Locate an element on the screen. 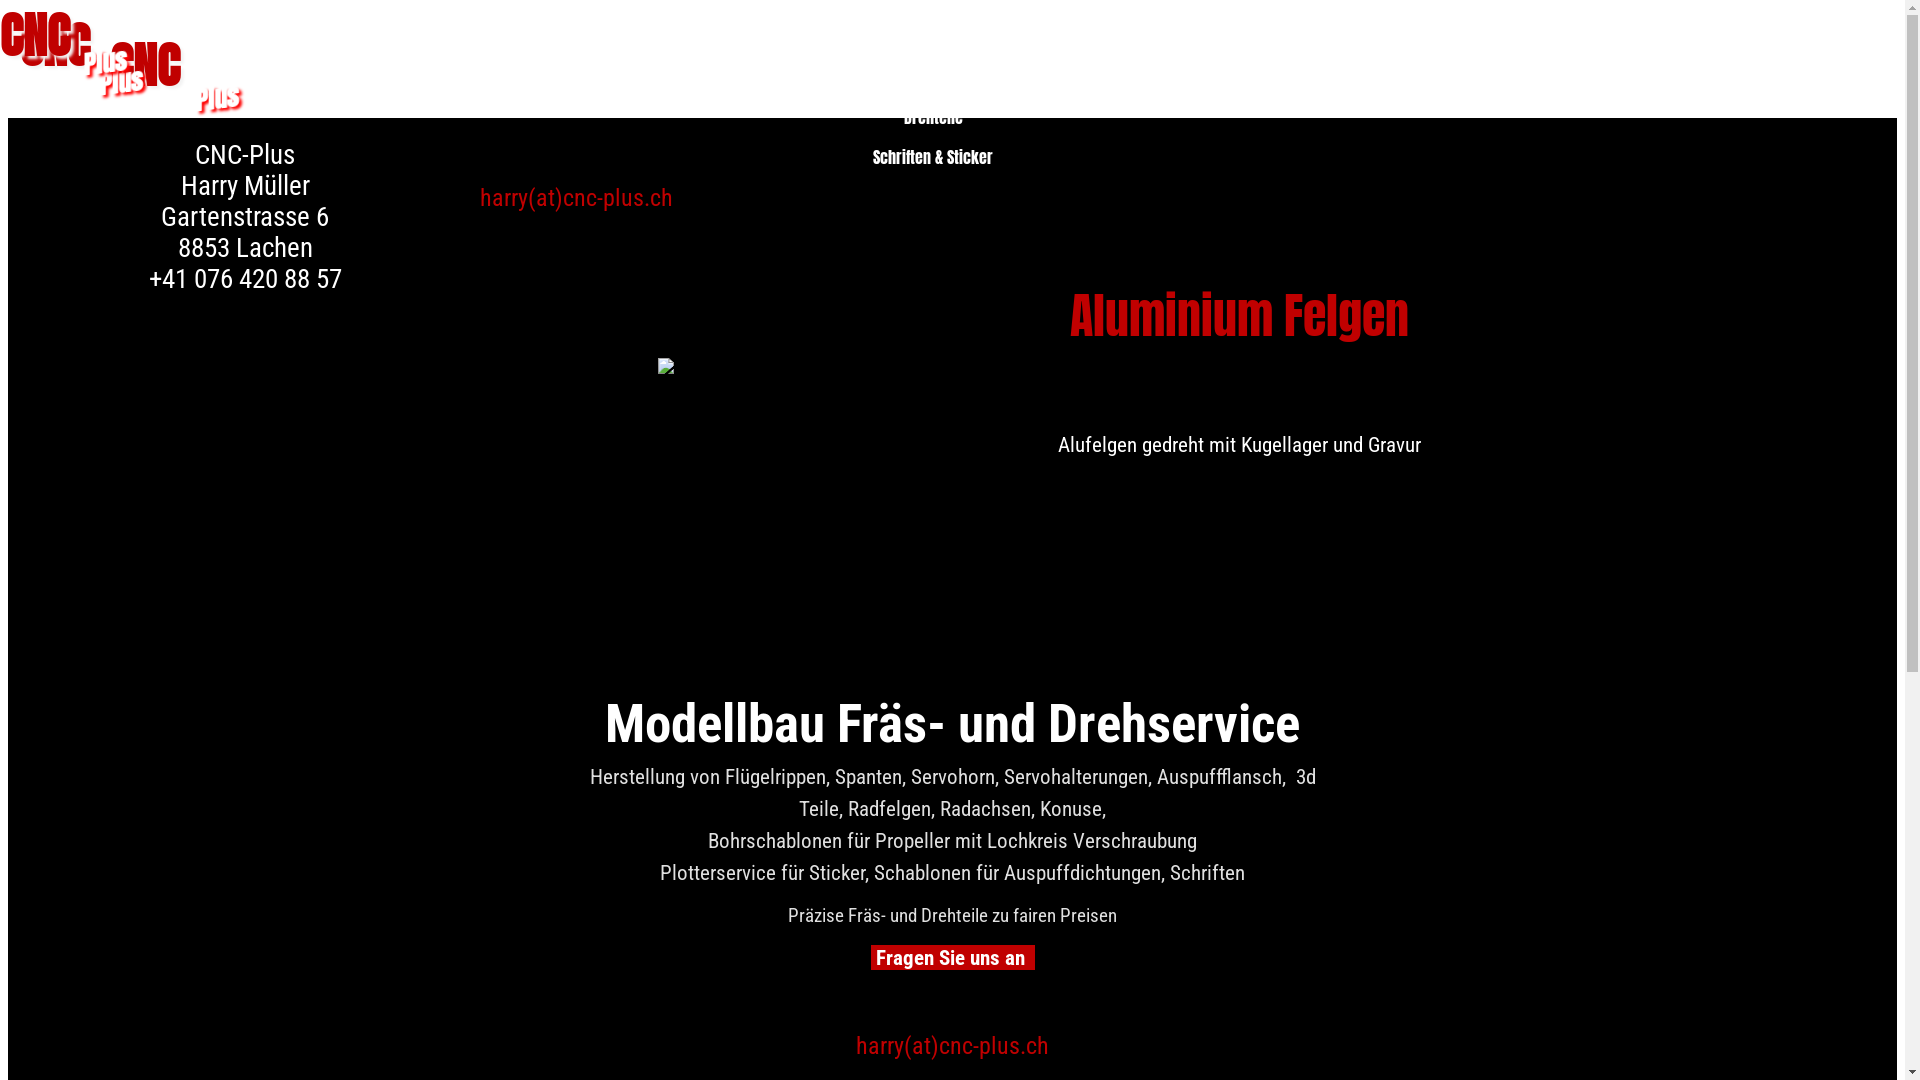 The height and width of the screenshot is (1080, 1920). 'harry(at)cnc-plus.ch' is located at coordinates (855, 1044).